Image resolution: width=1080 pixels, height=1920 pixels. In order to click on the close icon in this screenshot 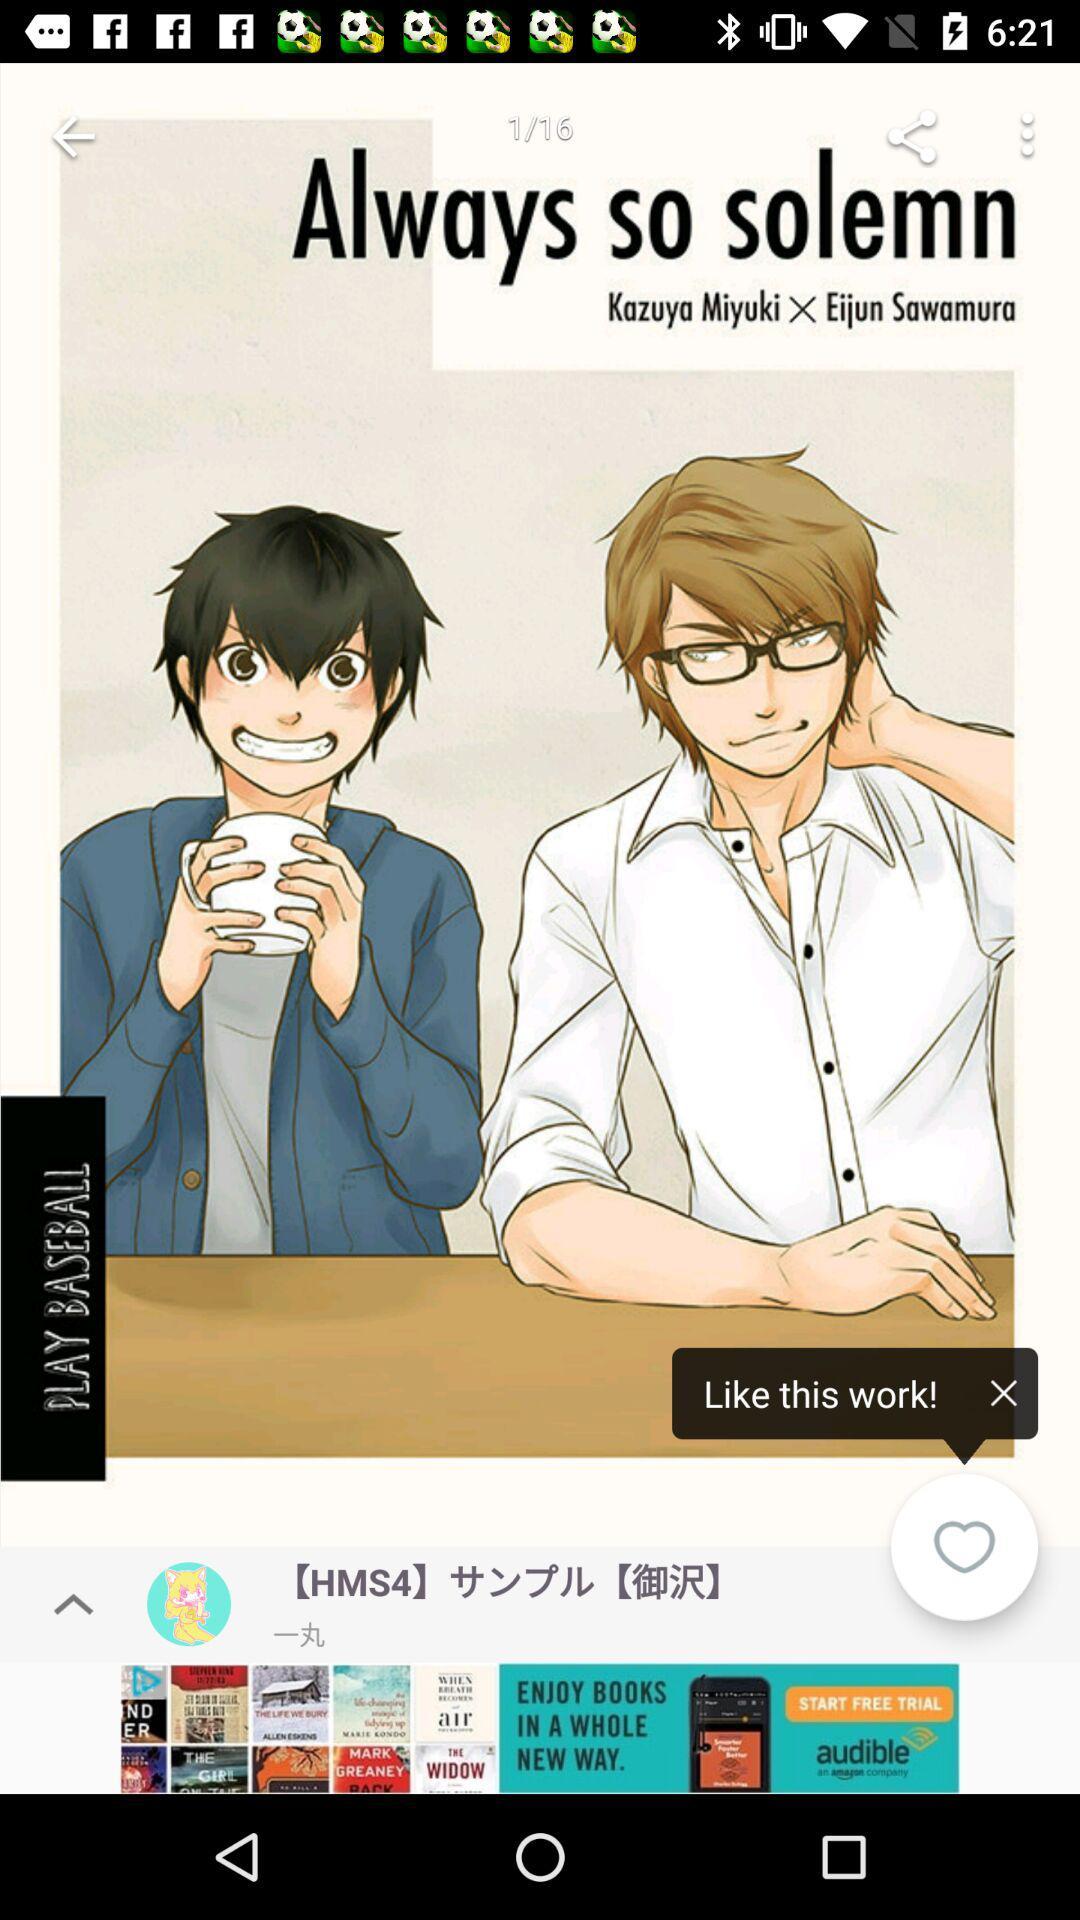, I will do `click(1003, 1392)`.